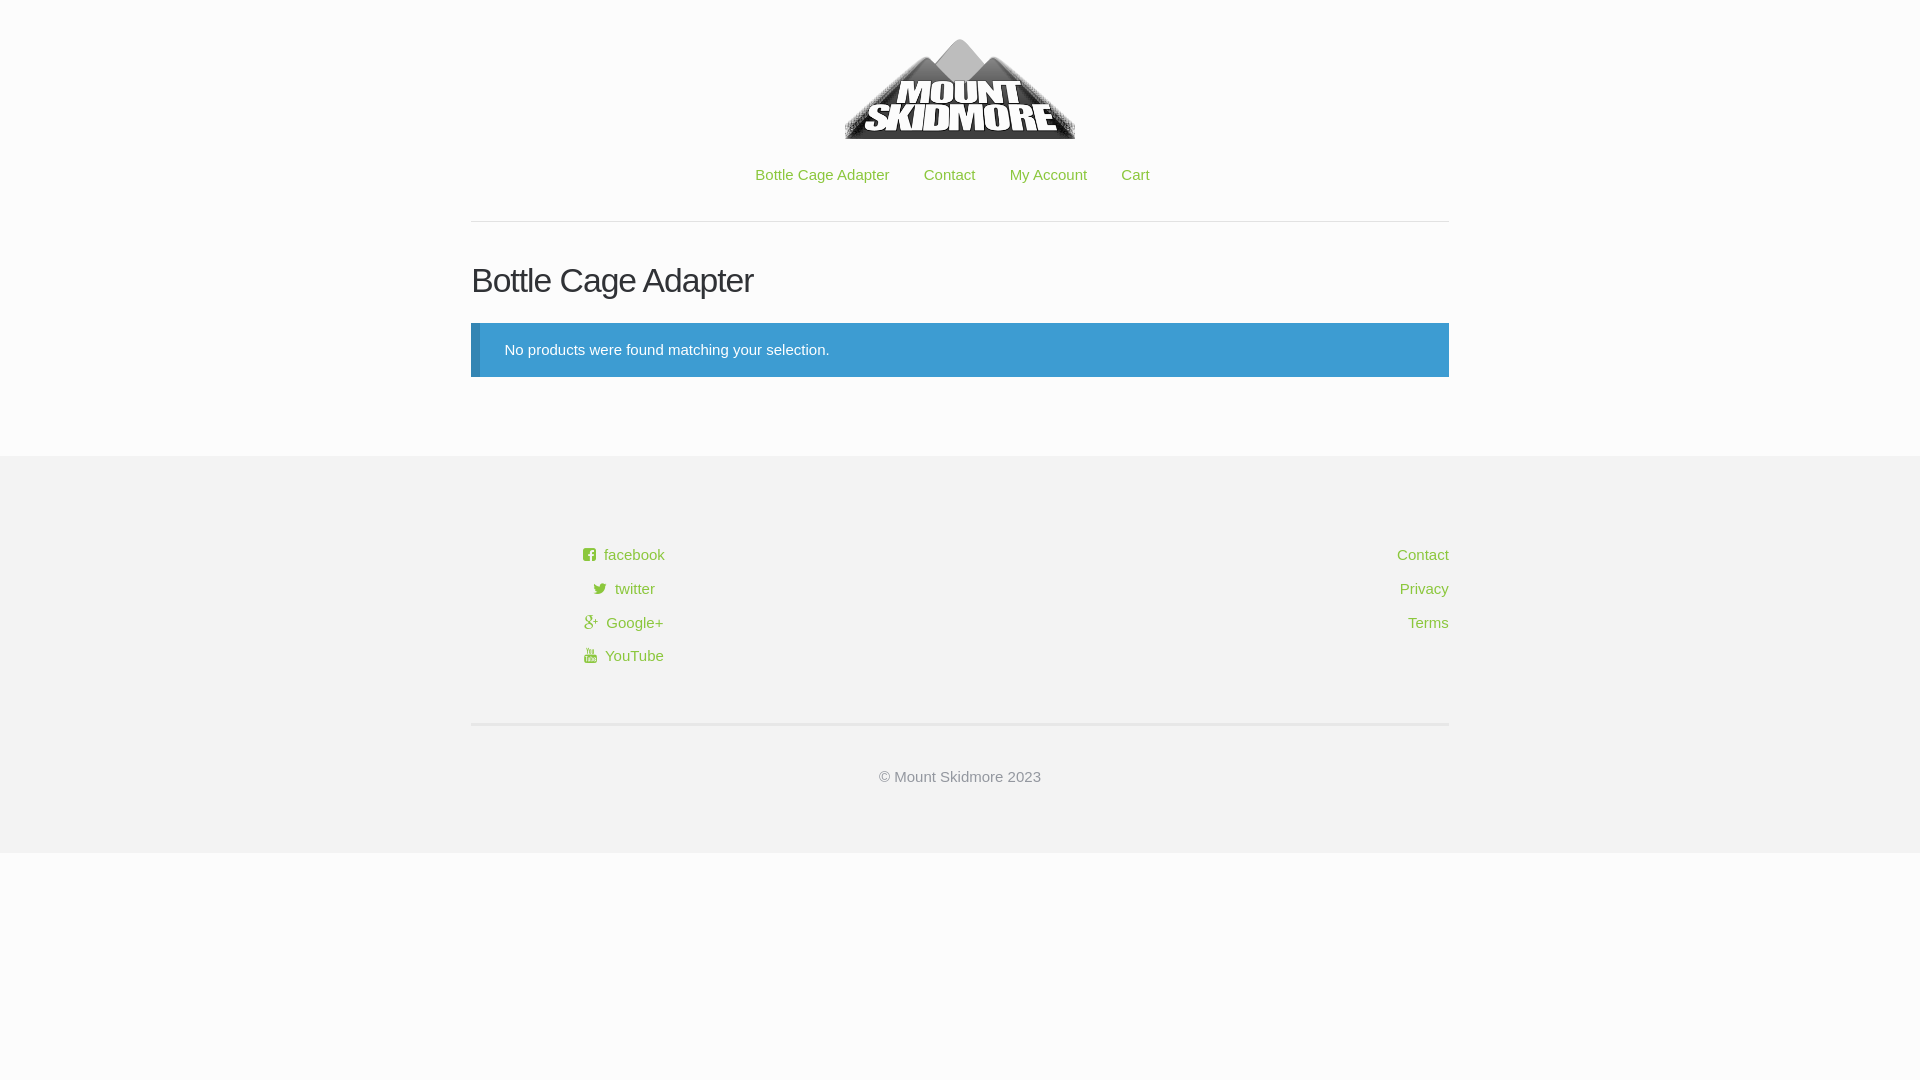  What do you see at coordinates (623, 655) in the screenshot?
I see `'YouTube'` at bounding box center [623, 655].